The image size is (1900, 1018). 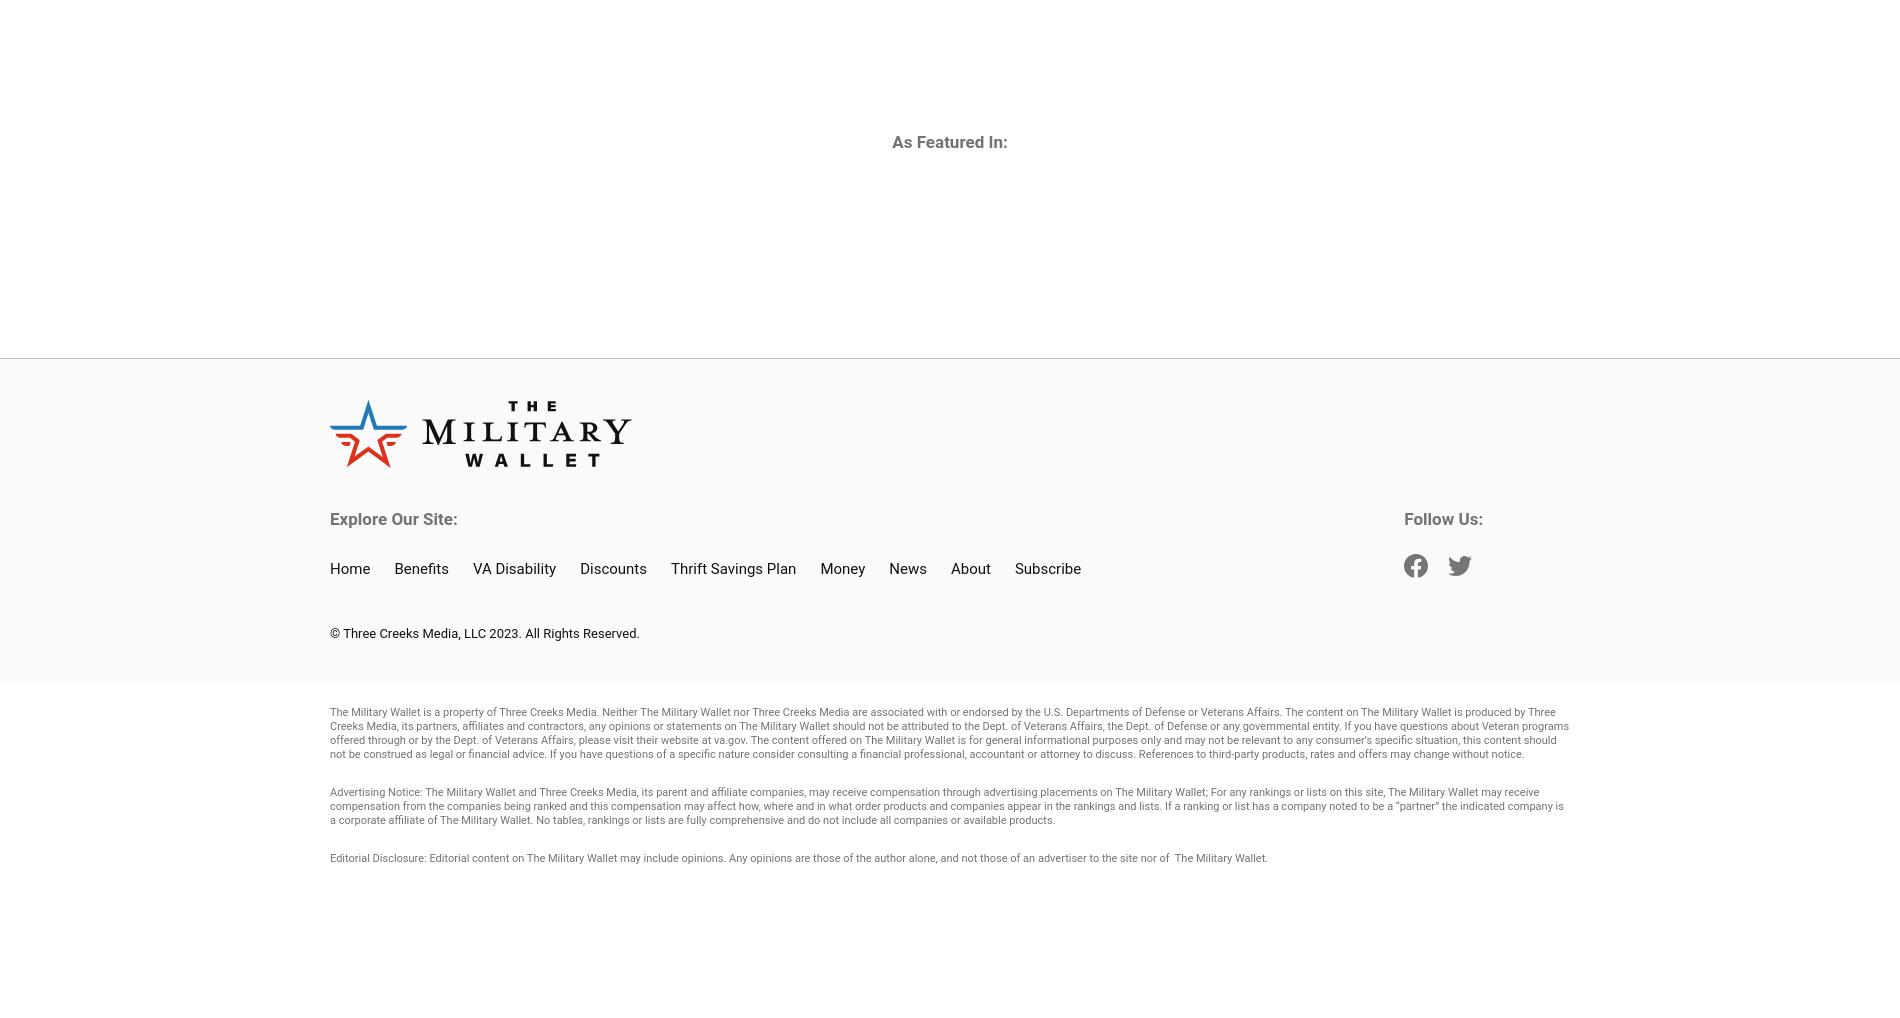 I want to click on 'About', so click(x=969, y=568).